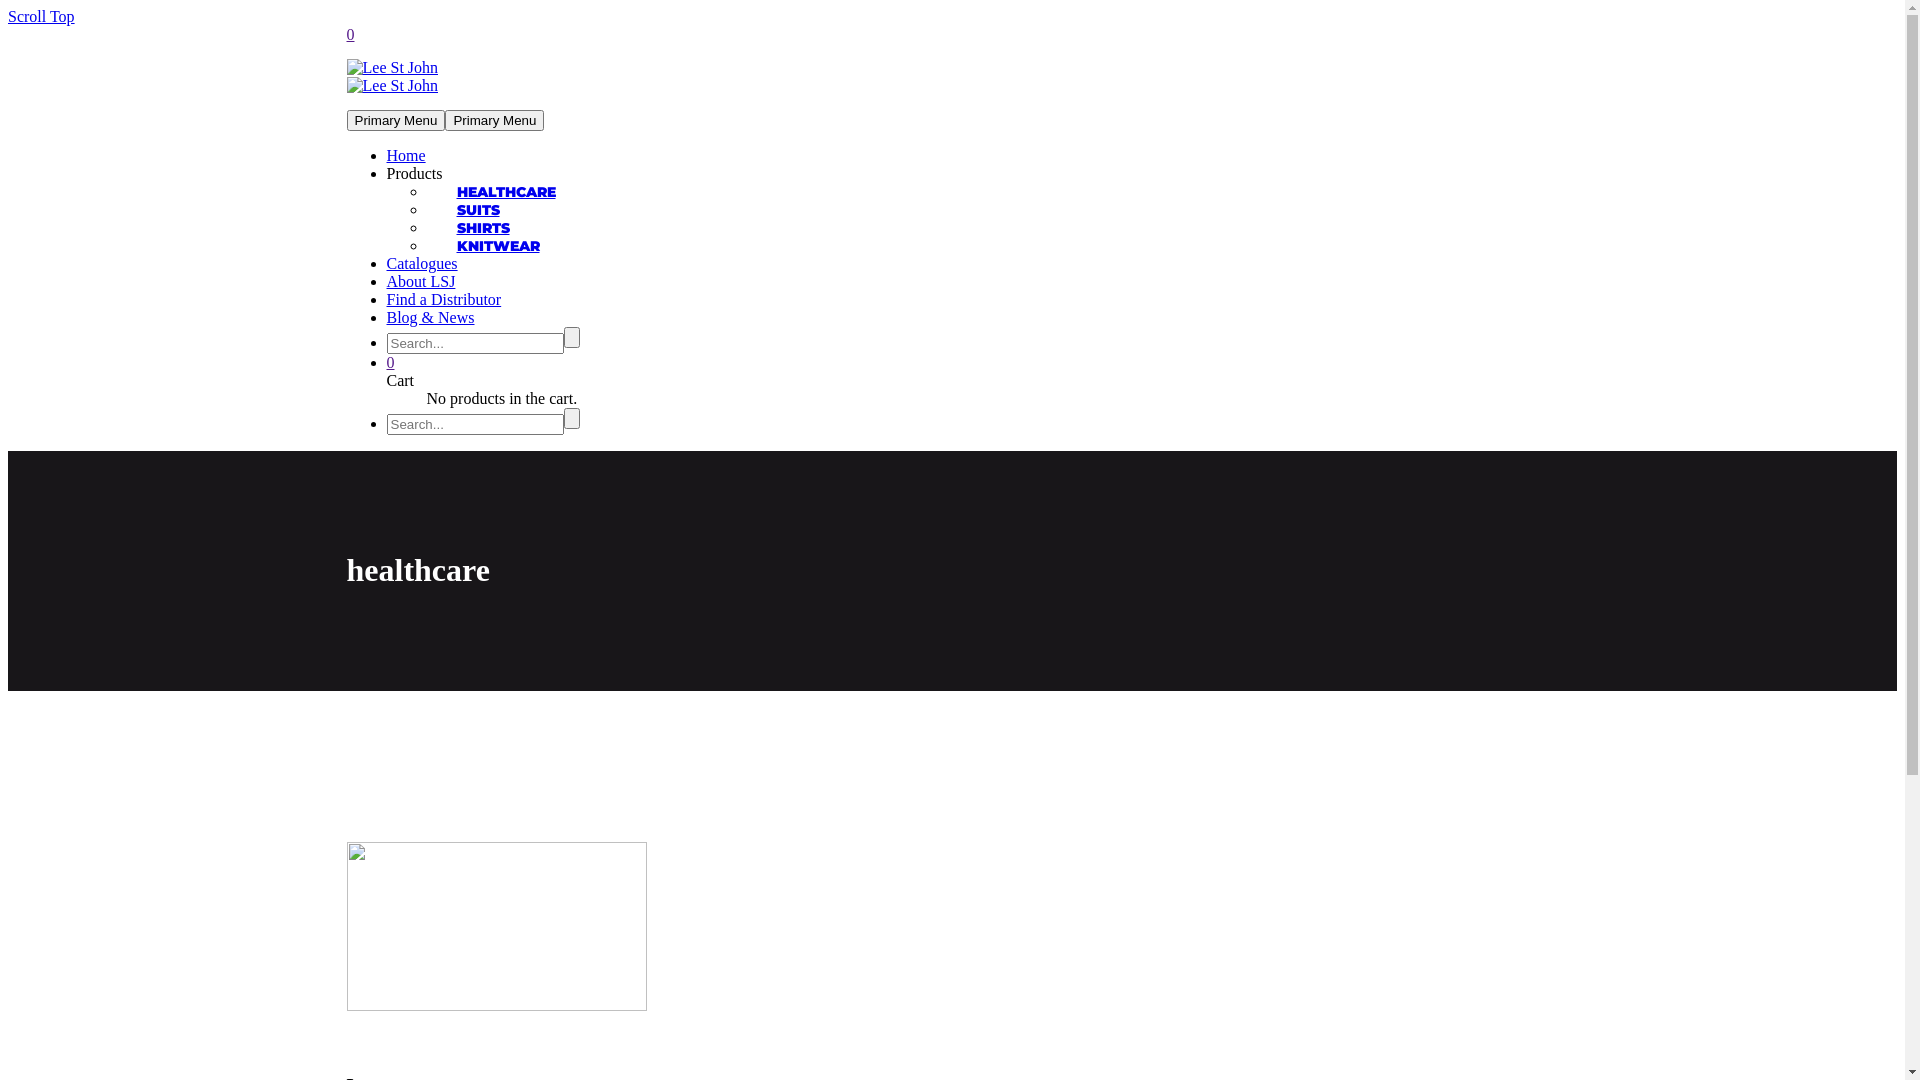 Image resolution: width=1920 pixels, height=1080 pixels. What do you see at coordinates (505, 192) in the screenshot?
I see `'HEALTHCARE'` at bounding box center [505, 192].